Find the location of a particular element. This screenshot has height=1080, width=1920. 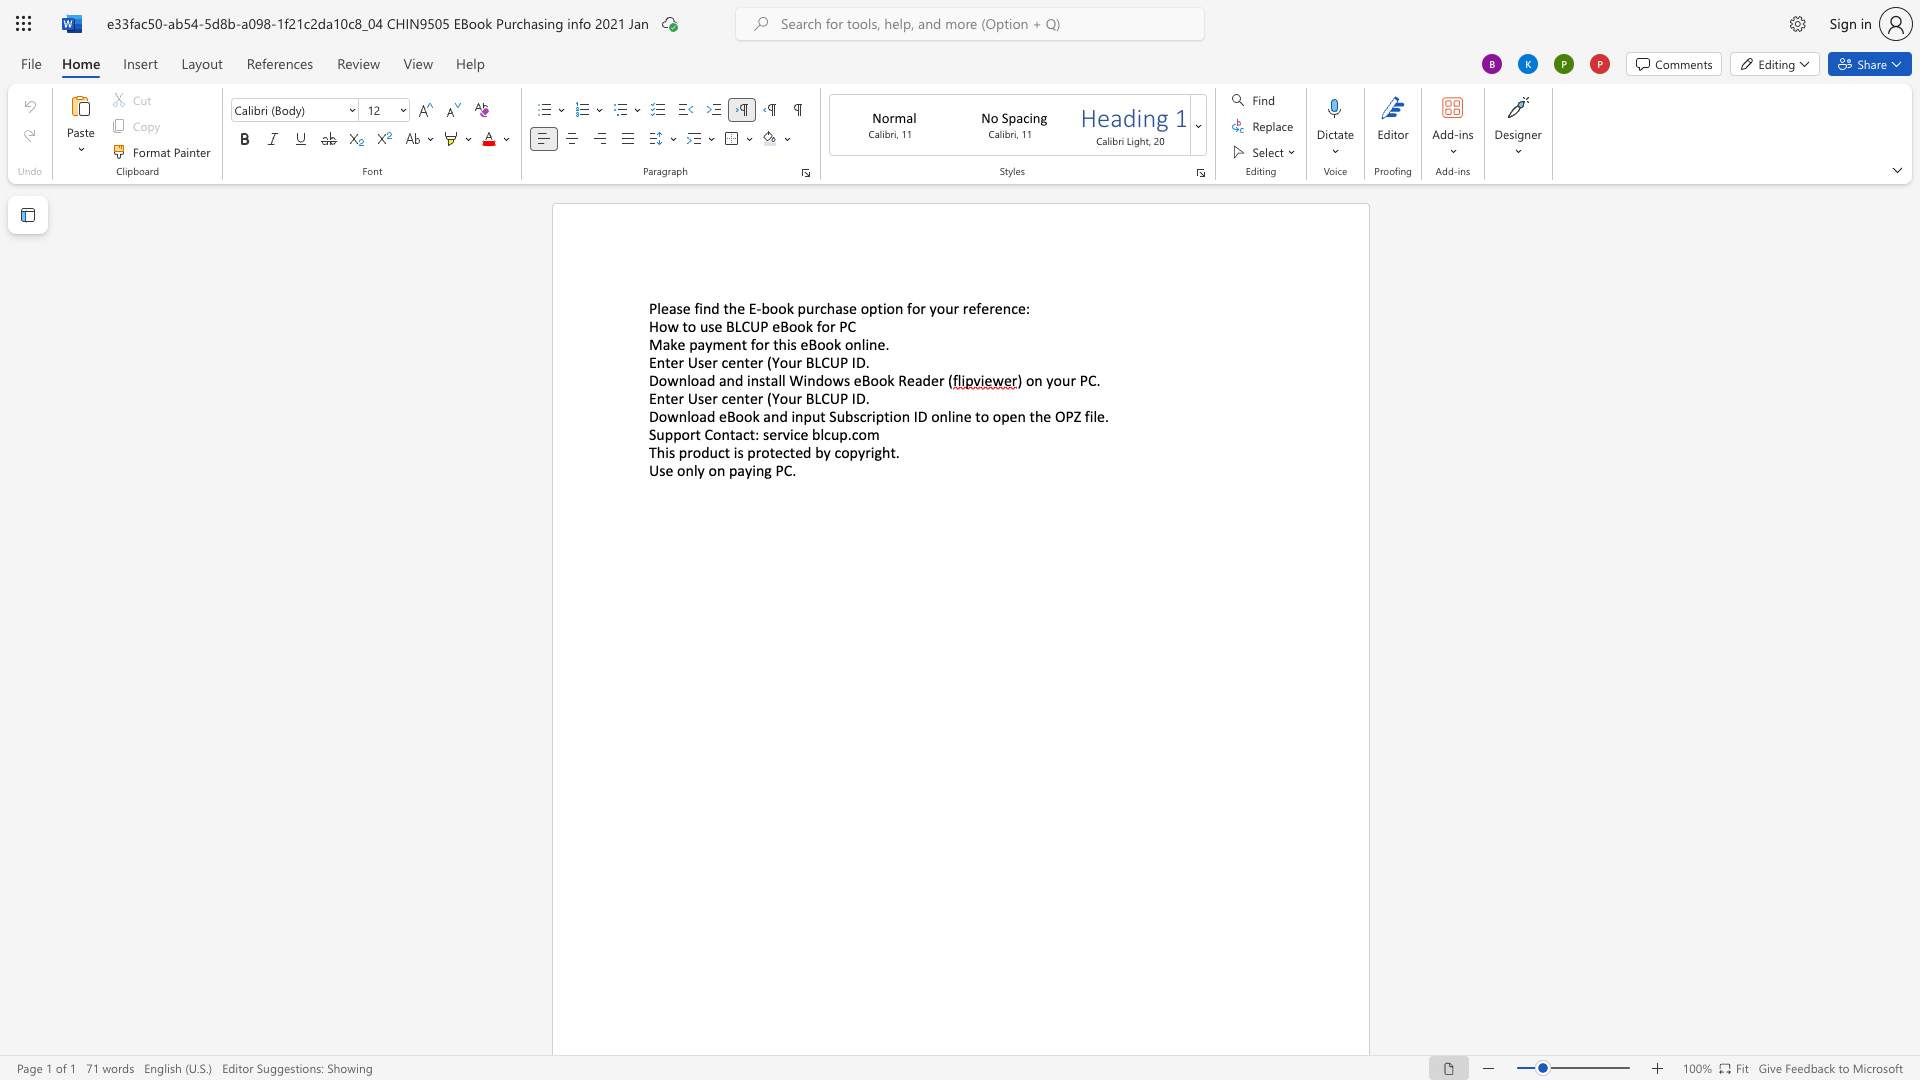

the subset text "This product" within the text "This product is protected by copyright." is located at coordinates (648, 452).